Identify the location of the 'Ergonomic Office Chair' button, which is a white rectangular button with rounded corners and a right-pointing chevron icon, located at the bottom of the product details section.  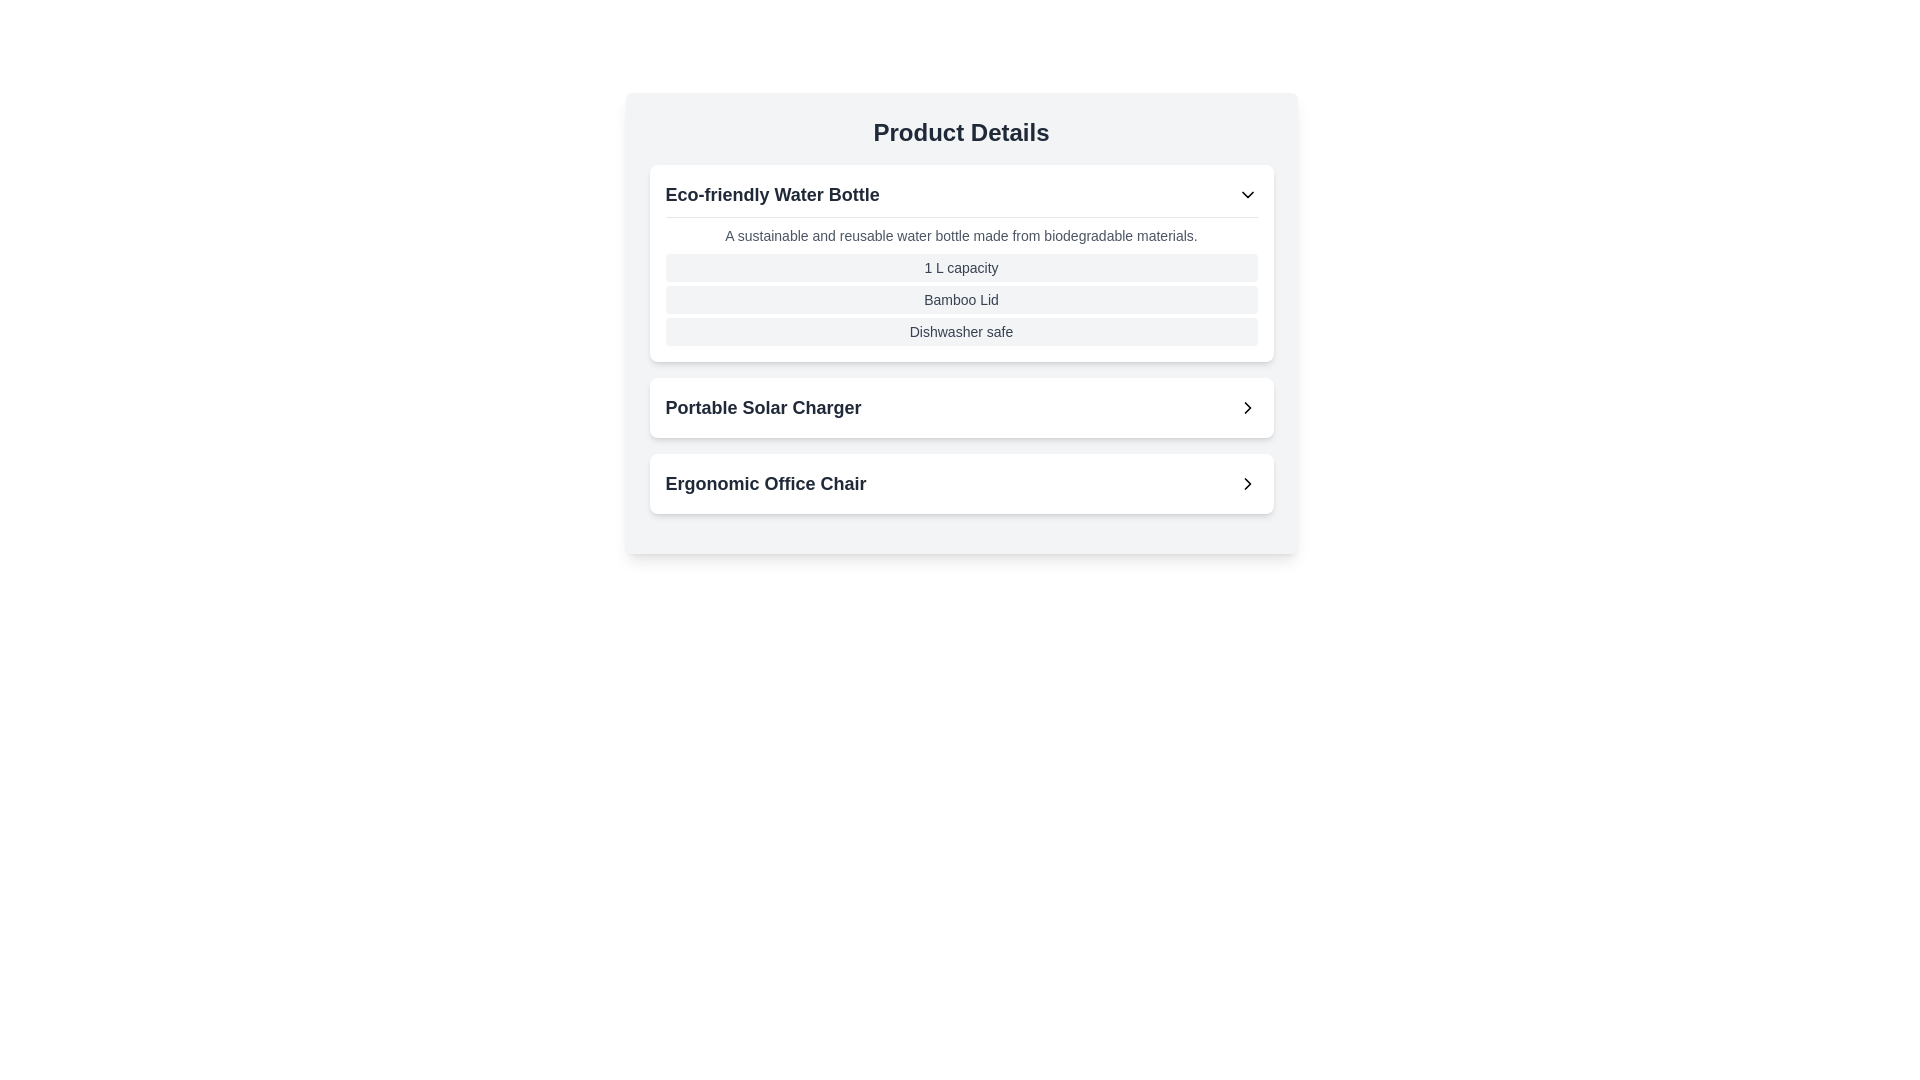
(961, 483).